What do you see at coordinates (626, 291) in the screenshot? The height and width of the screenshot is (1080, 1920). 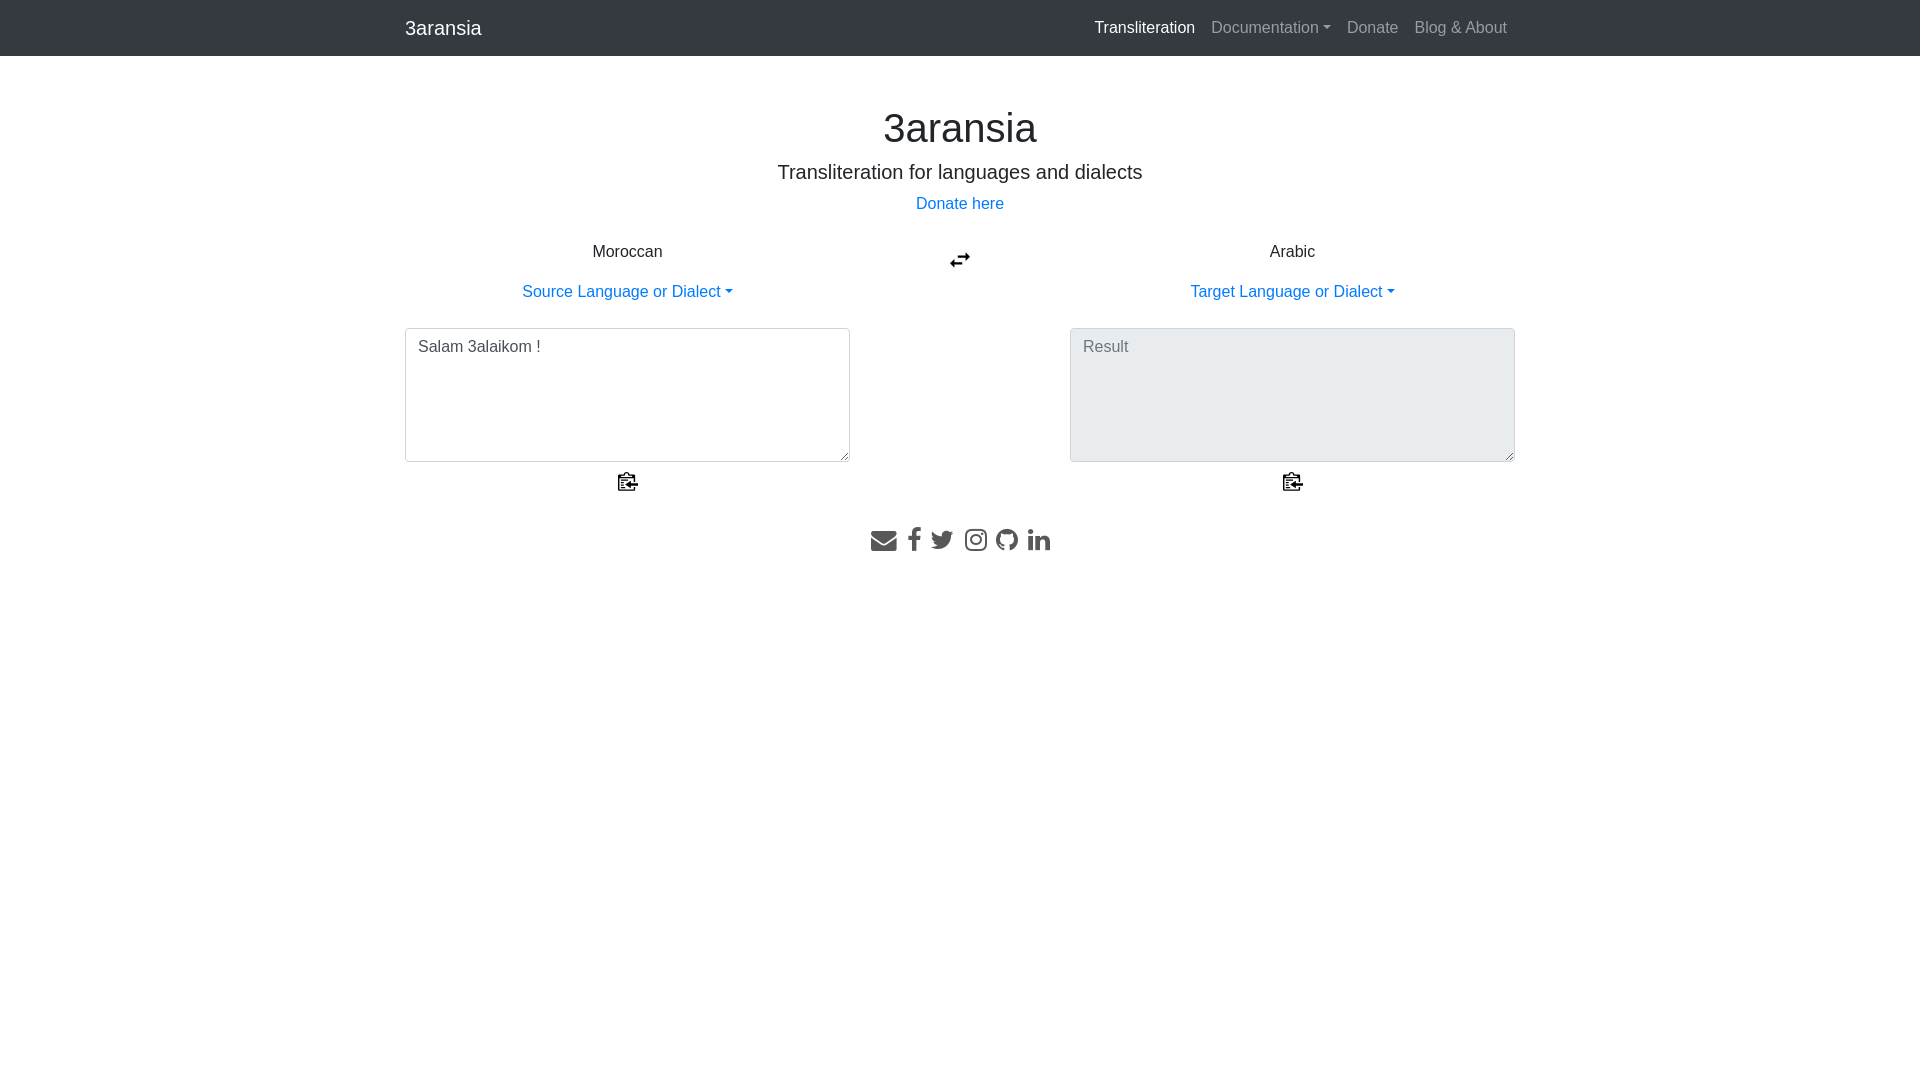 I see `'Source Language or Dialect'` at bounding box center [626, 291].